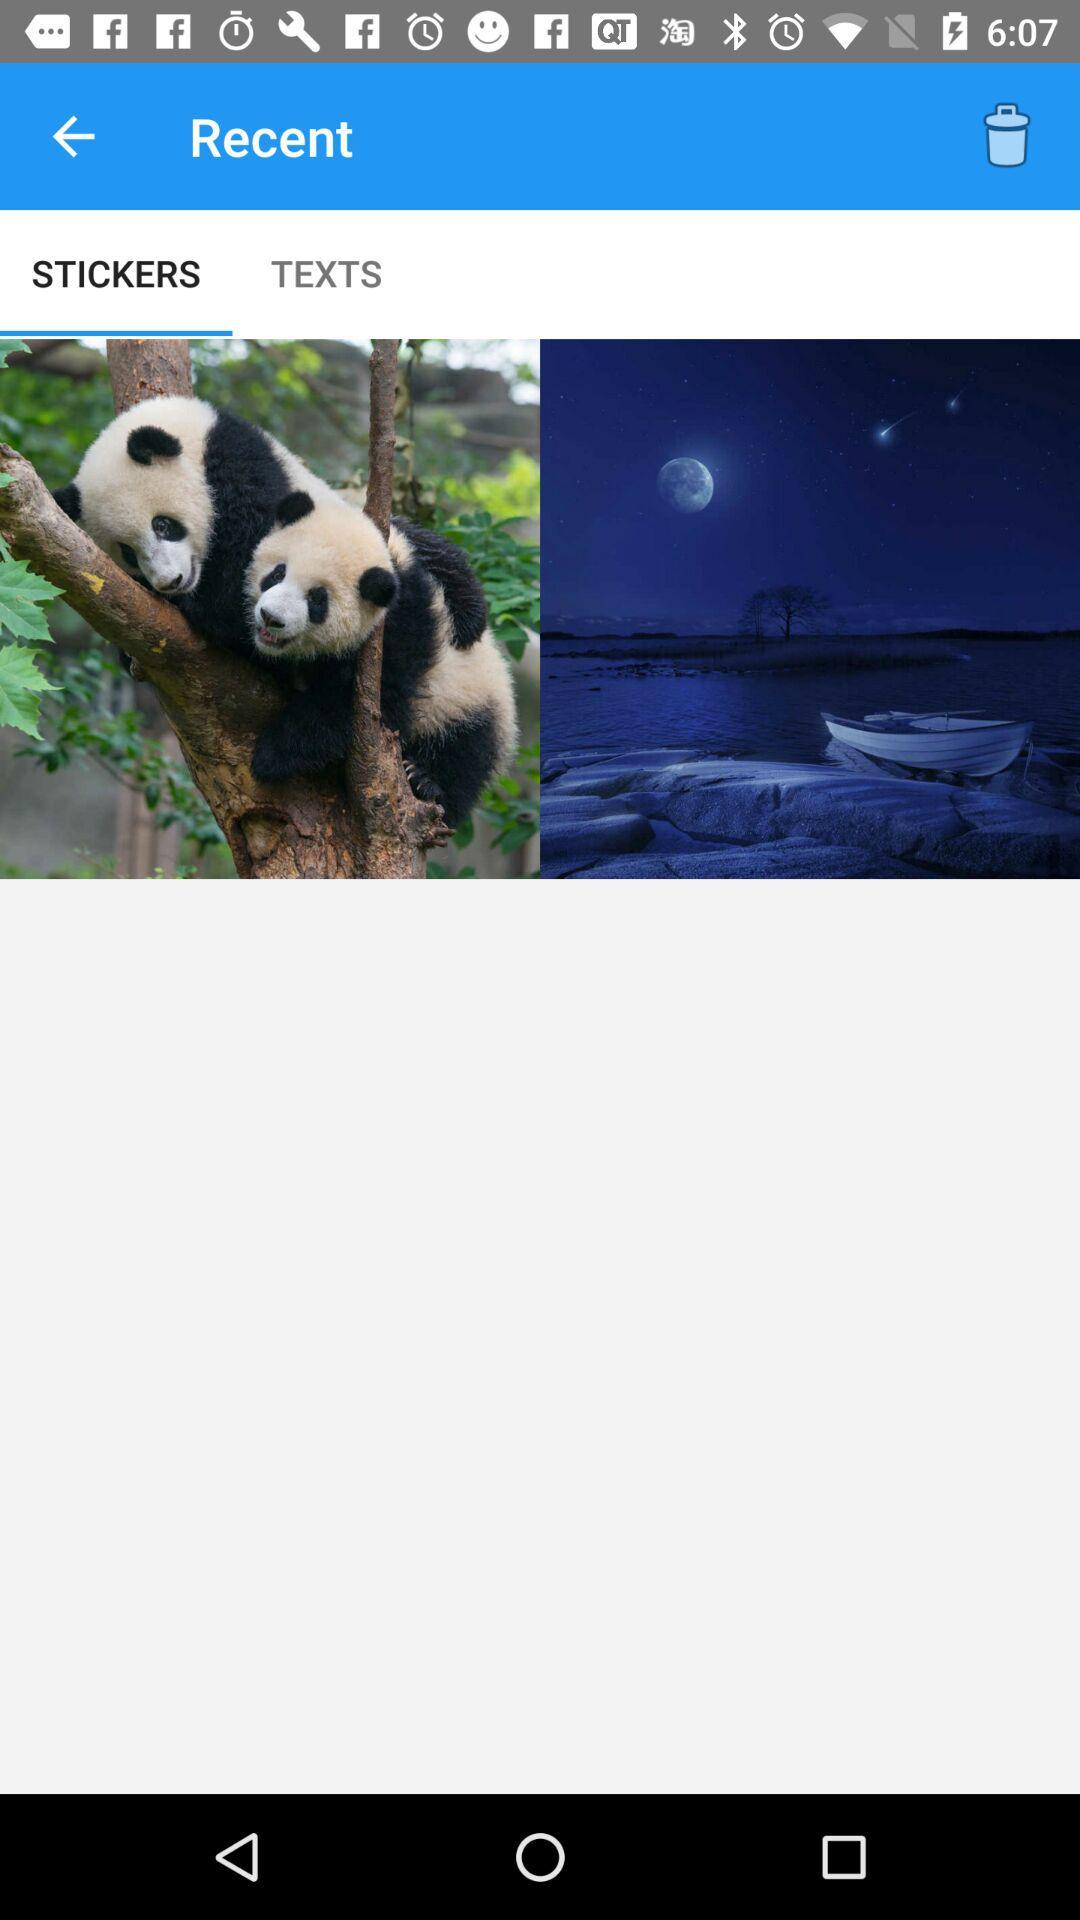 This screenshot has height=1920, width=1080. What do you see at coordinates (72, 135) in the screenshot?
I see `the item next to recent` at bounding box center [72, 135].